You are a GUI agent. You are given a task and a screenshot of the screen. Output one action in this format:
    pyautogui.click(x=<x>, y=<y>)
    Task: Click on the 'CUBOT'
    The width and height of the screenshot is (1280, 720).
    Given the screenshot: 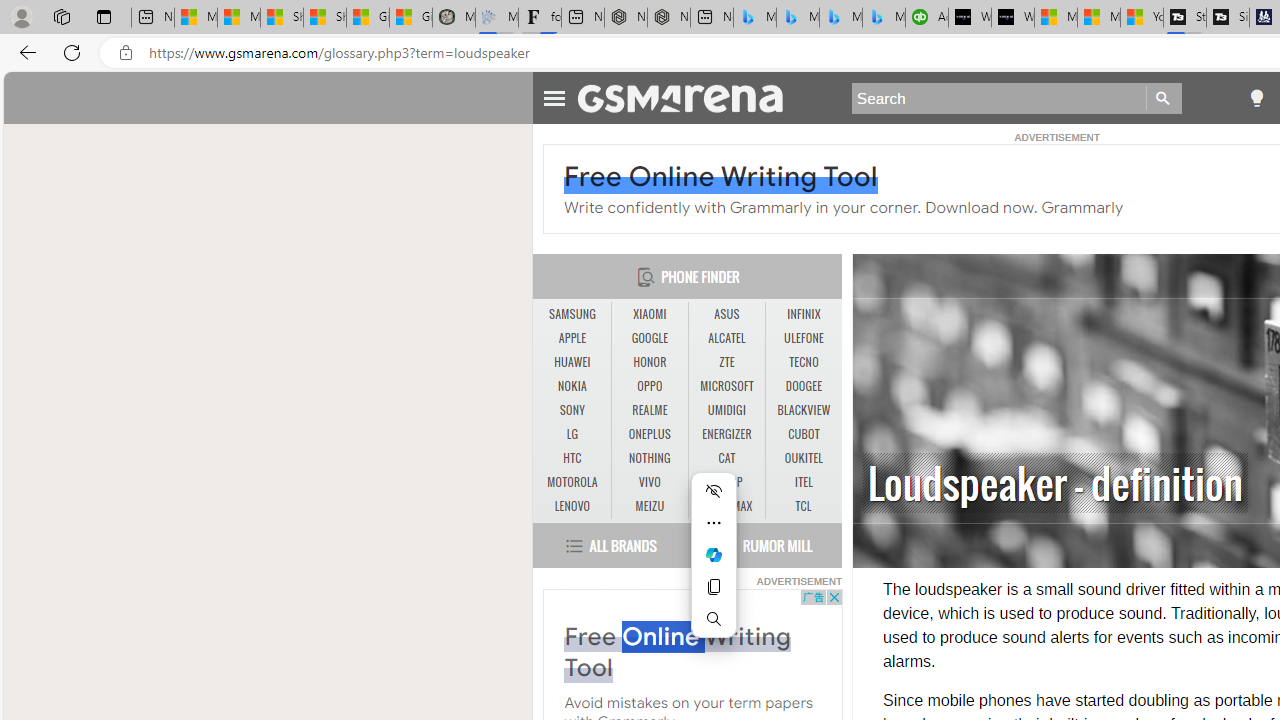 What is the action you would take?
    pyautogui.click(x=803, y=433)
    